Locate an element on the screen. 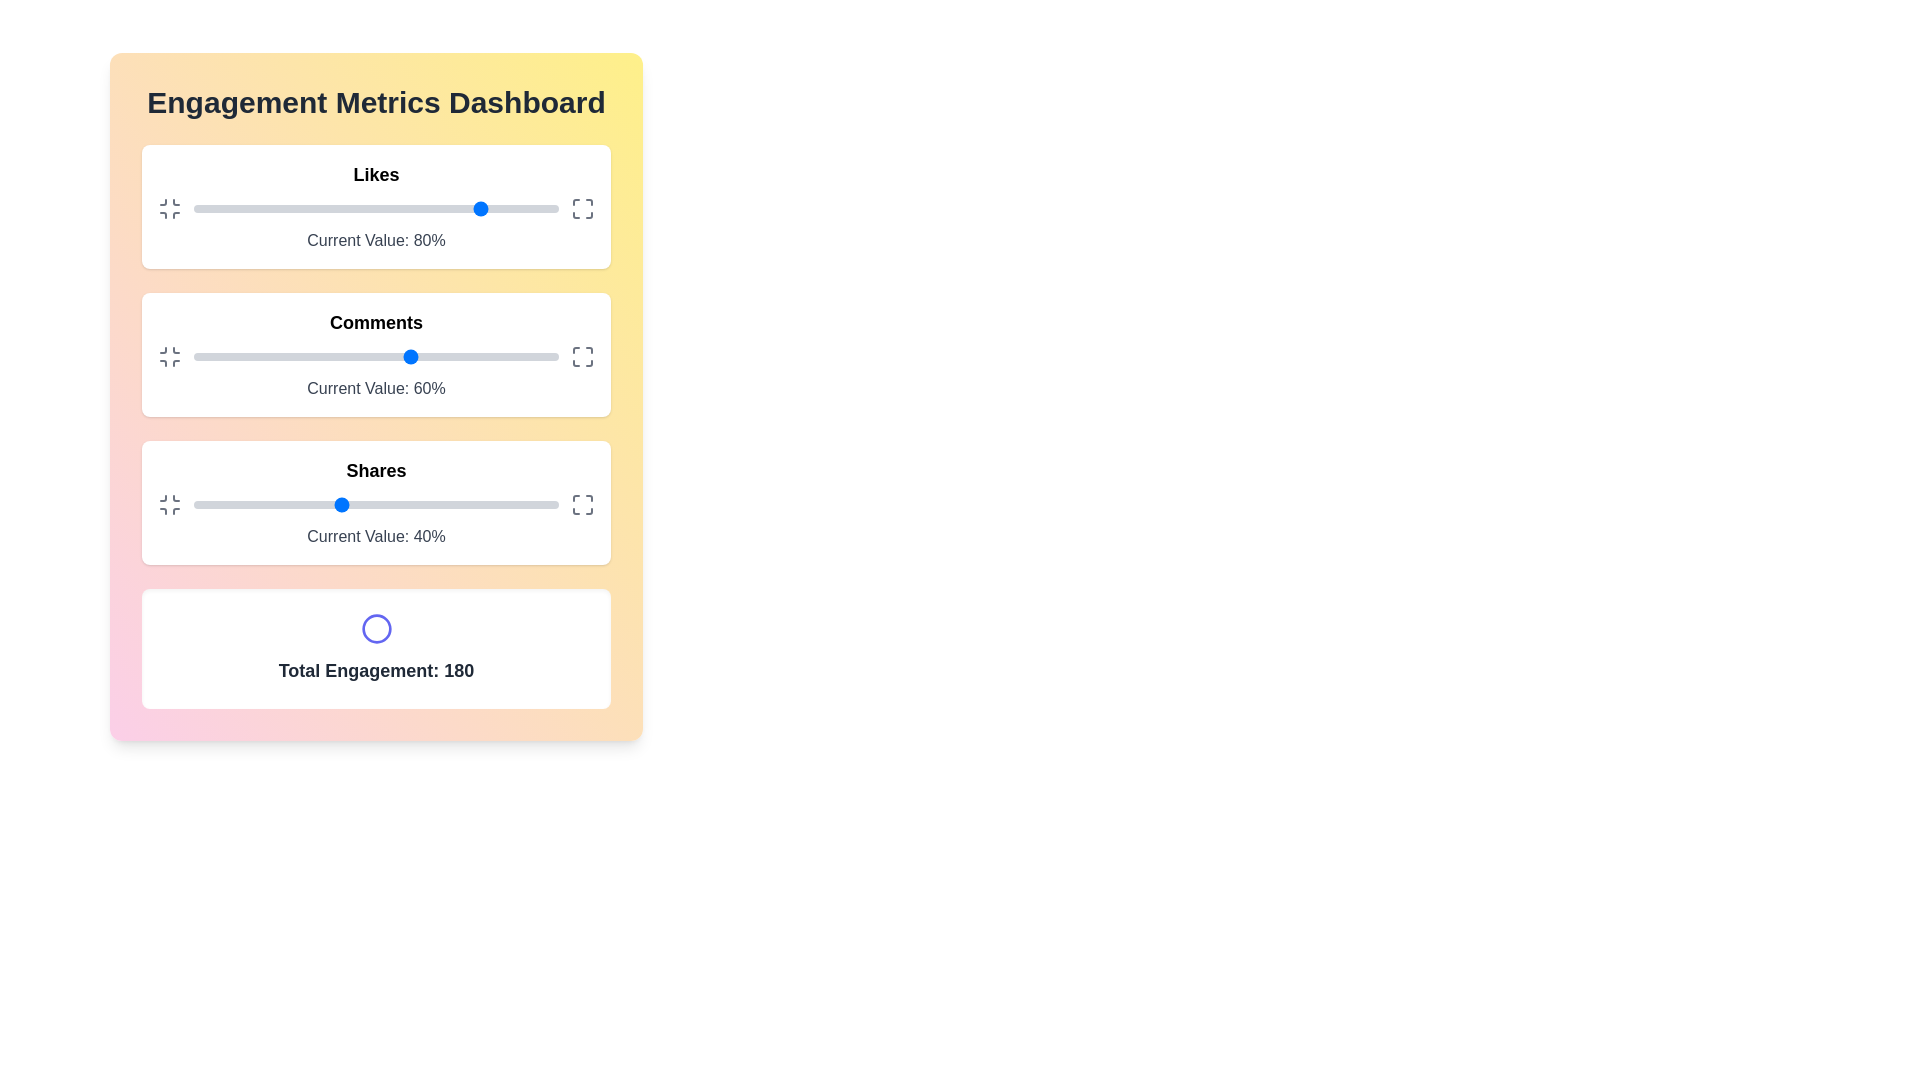 The width and height of the screenshot is (1920, 1080). the 'Likes' slider is located at coordinates (500, 208).